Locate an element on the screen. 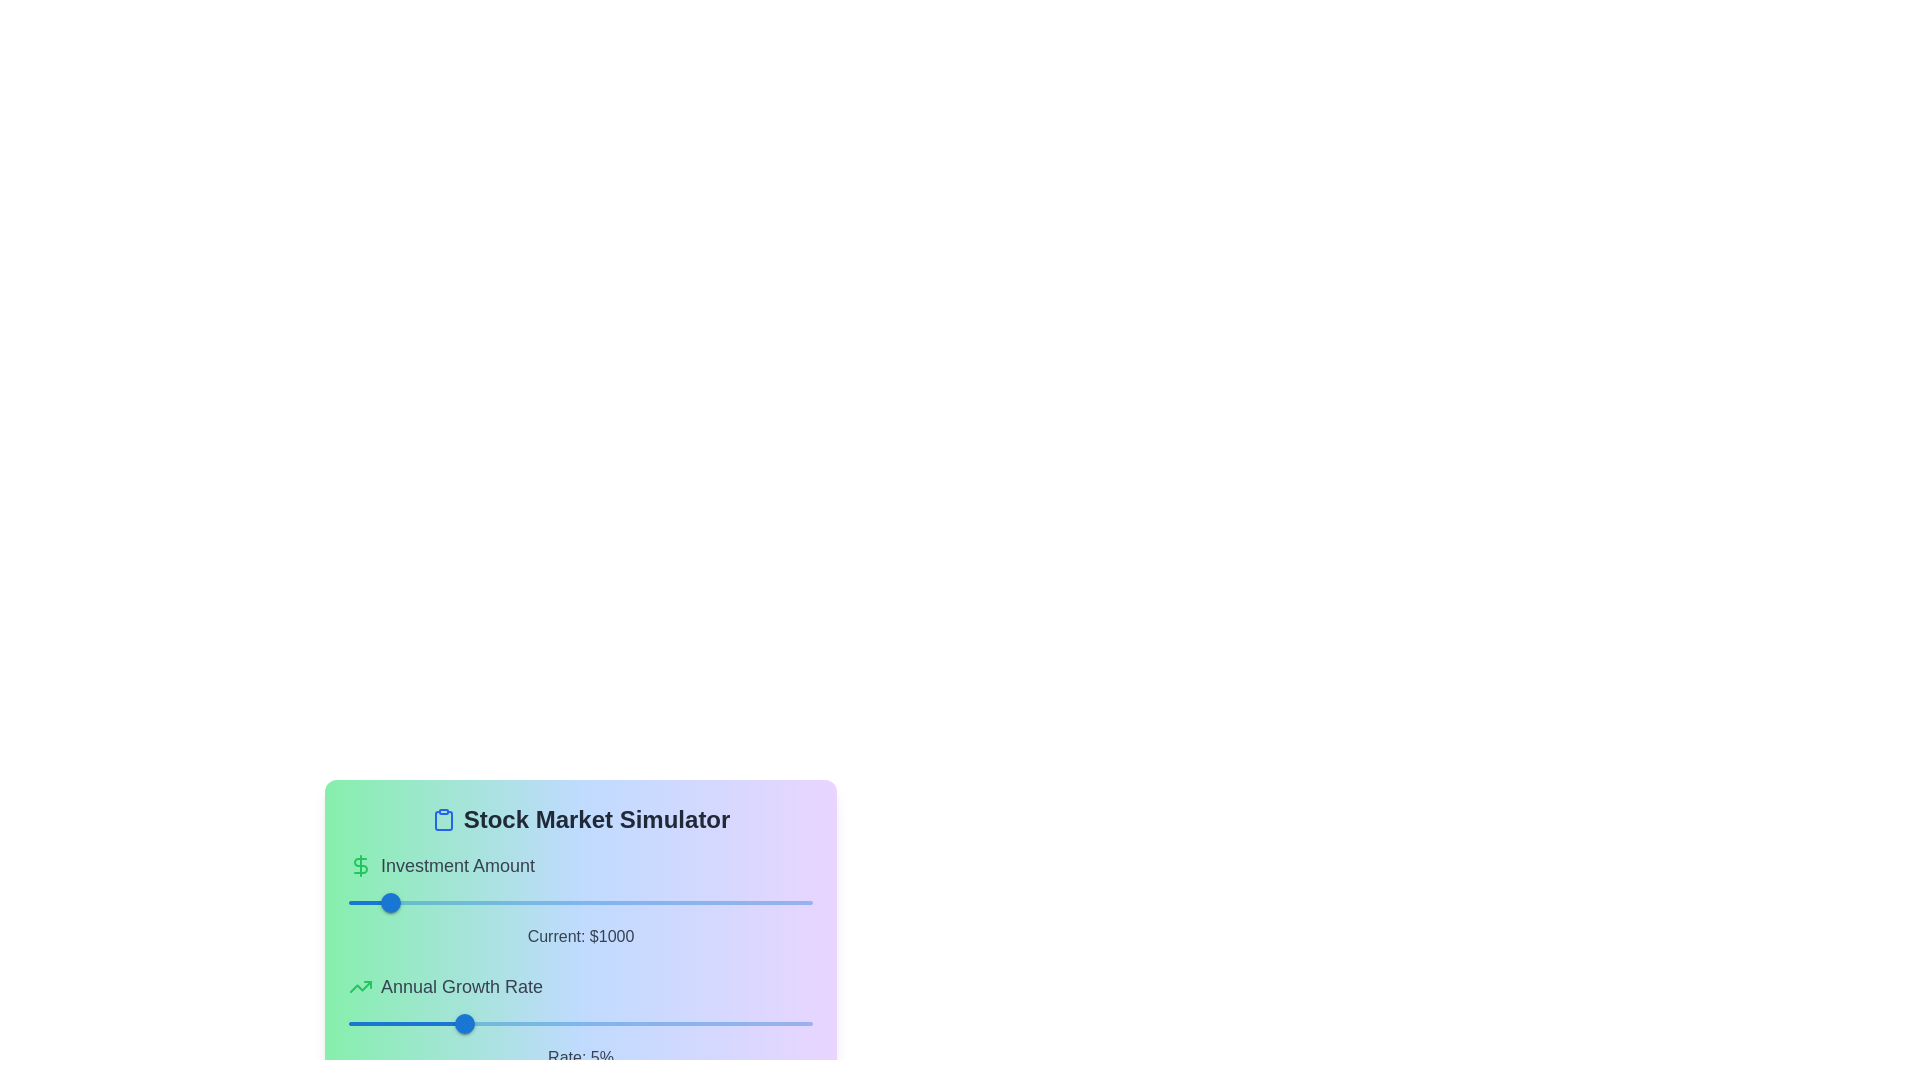 The width and height of the screenshot is (1920, 1080). the investment amount is located at coordinates (437, 902).